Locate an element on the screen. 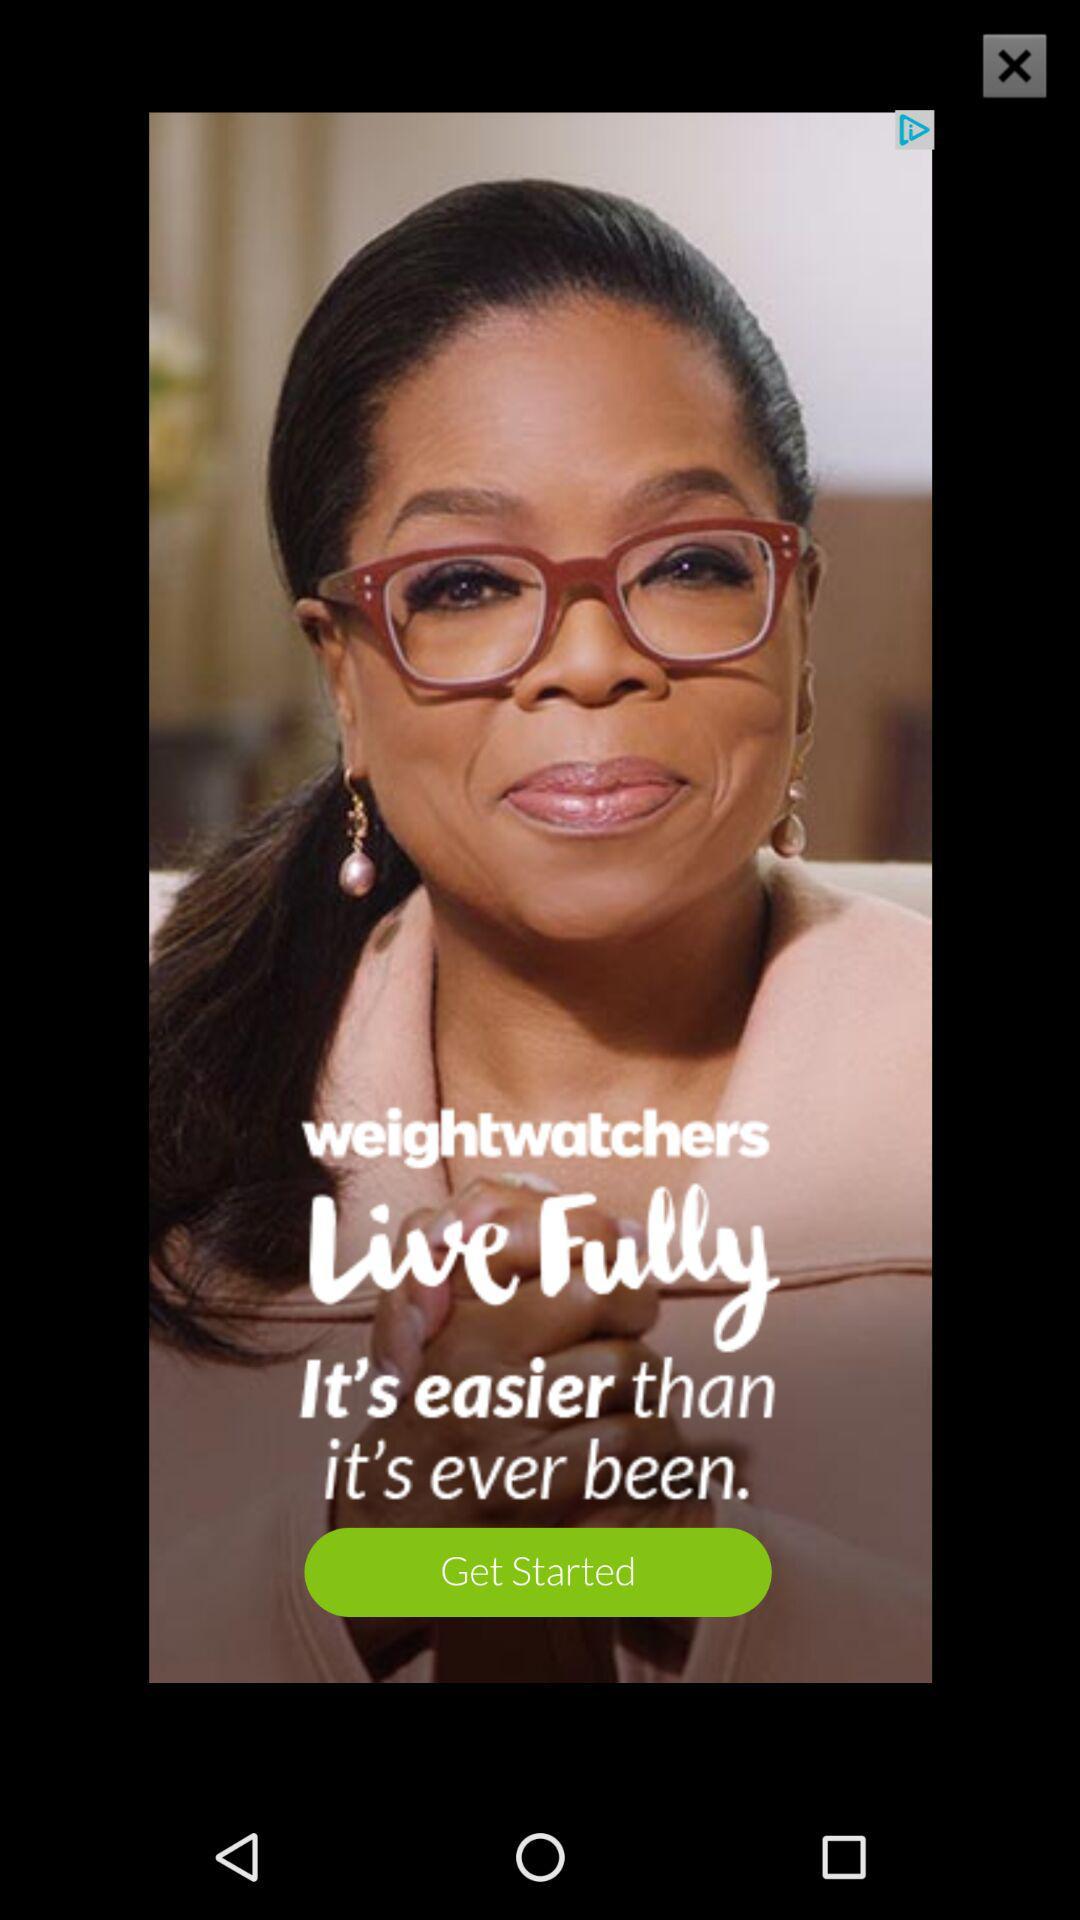 The height and width of the screenshot is (1920, 1080). the close icon is located at coordinates (1014, 70).